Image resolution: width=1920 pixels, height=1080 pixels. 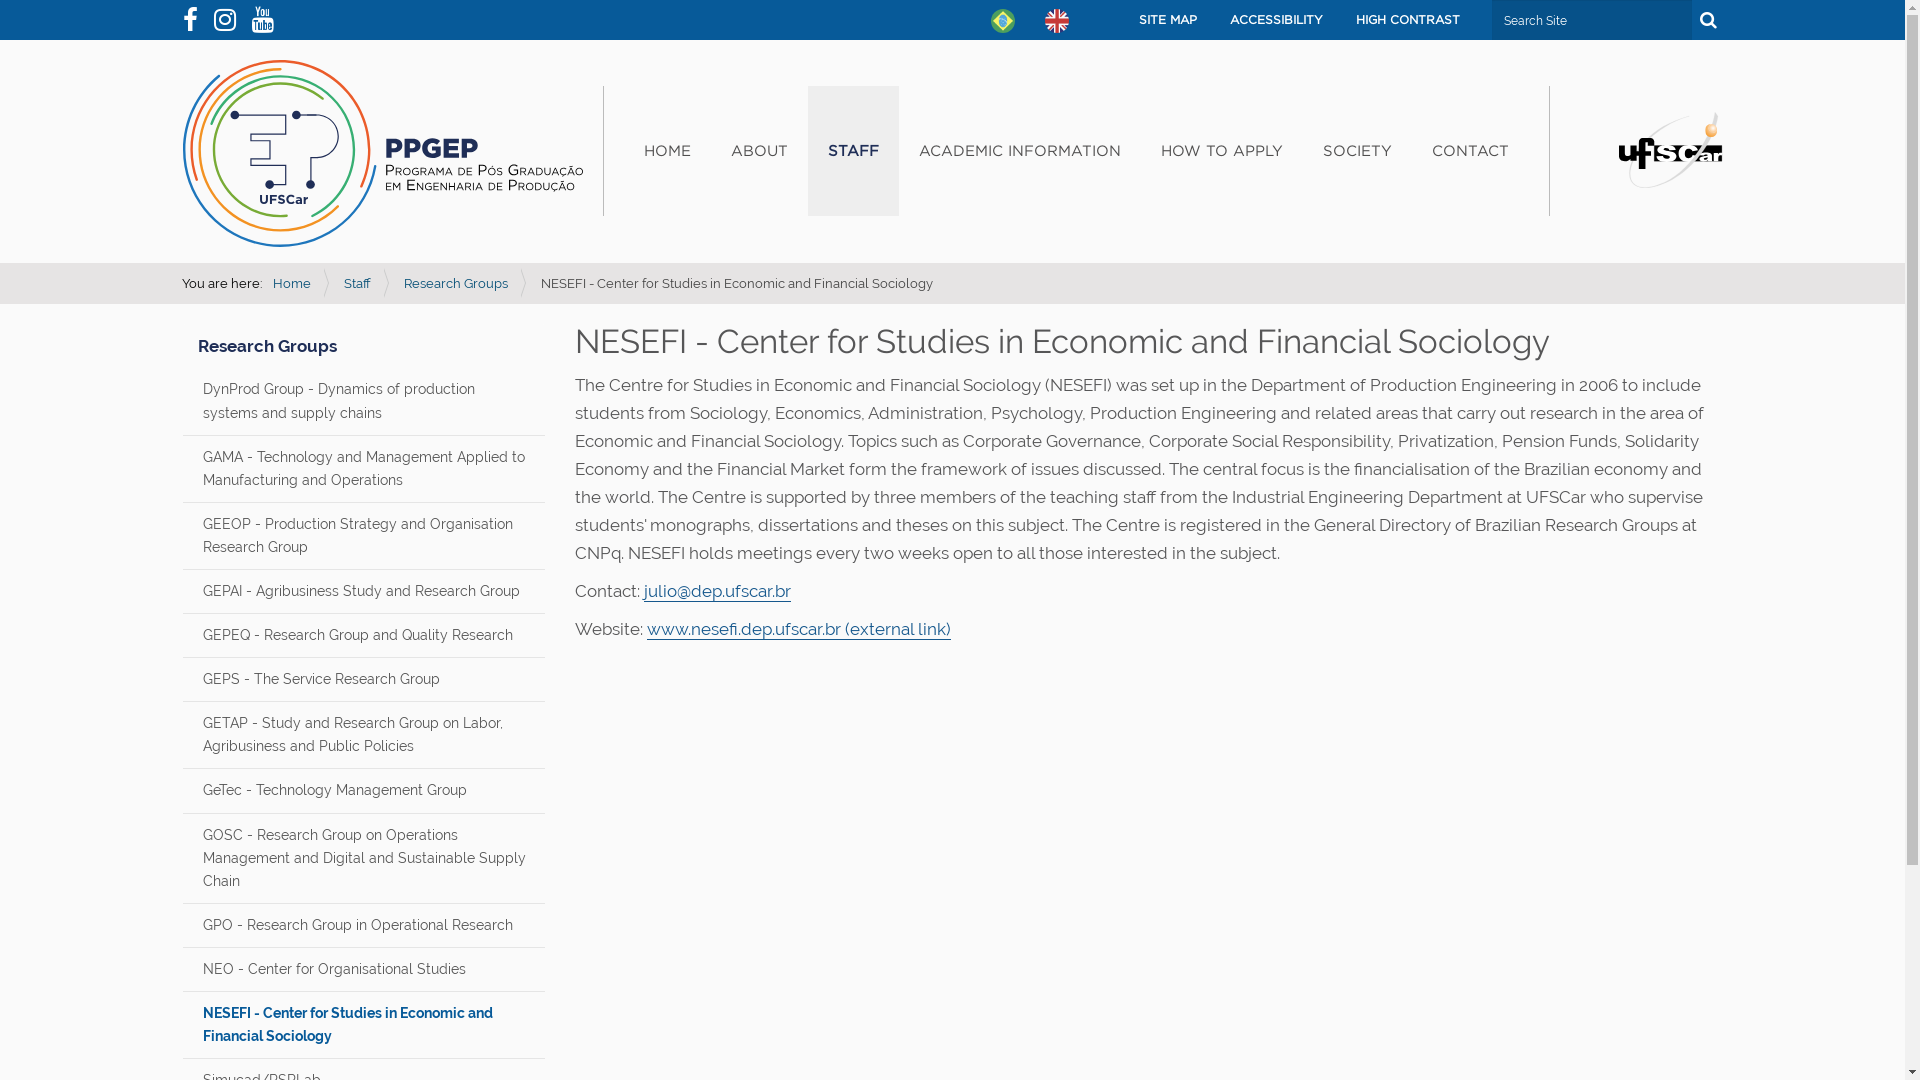 What do you see at coordinates (1055, 19) in the screenshot?
I see `'English'` at bounding box center [1055, 19].